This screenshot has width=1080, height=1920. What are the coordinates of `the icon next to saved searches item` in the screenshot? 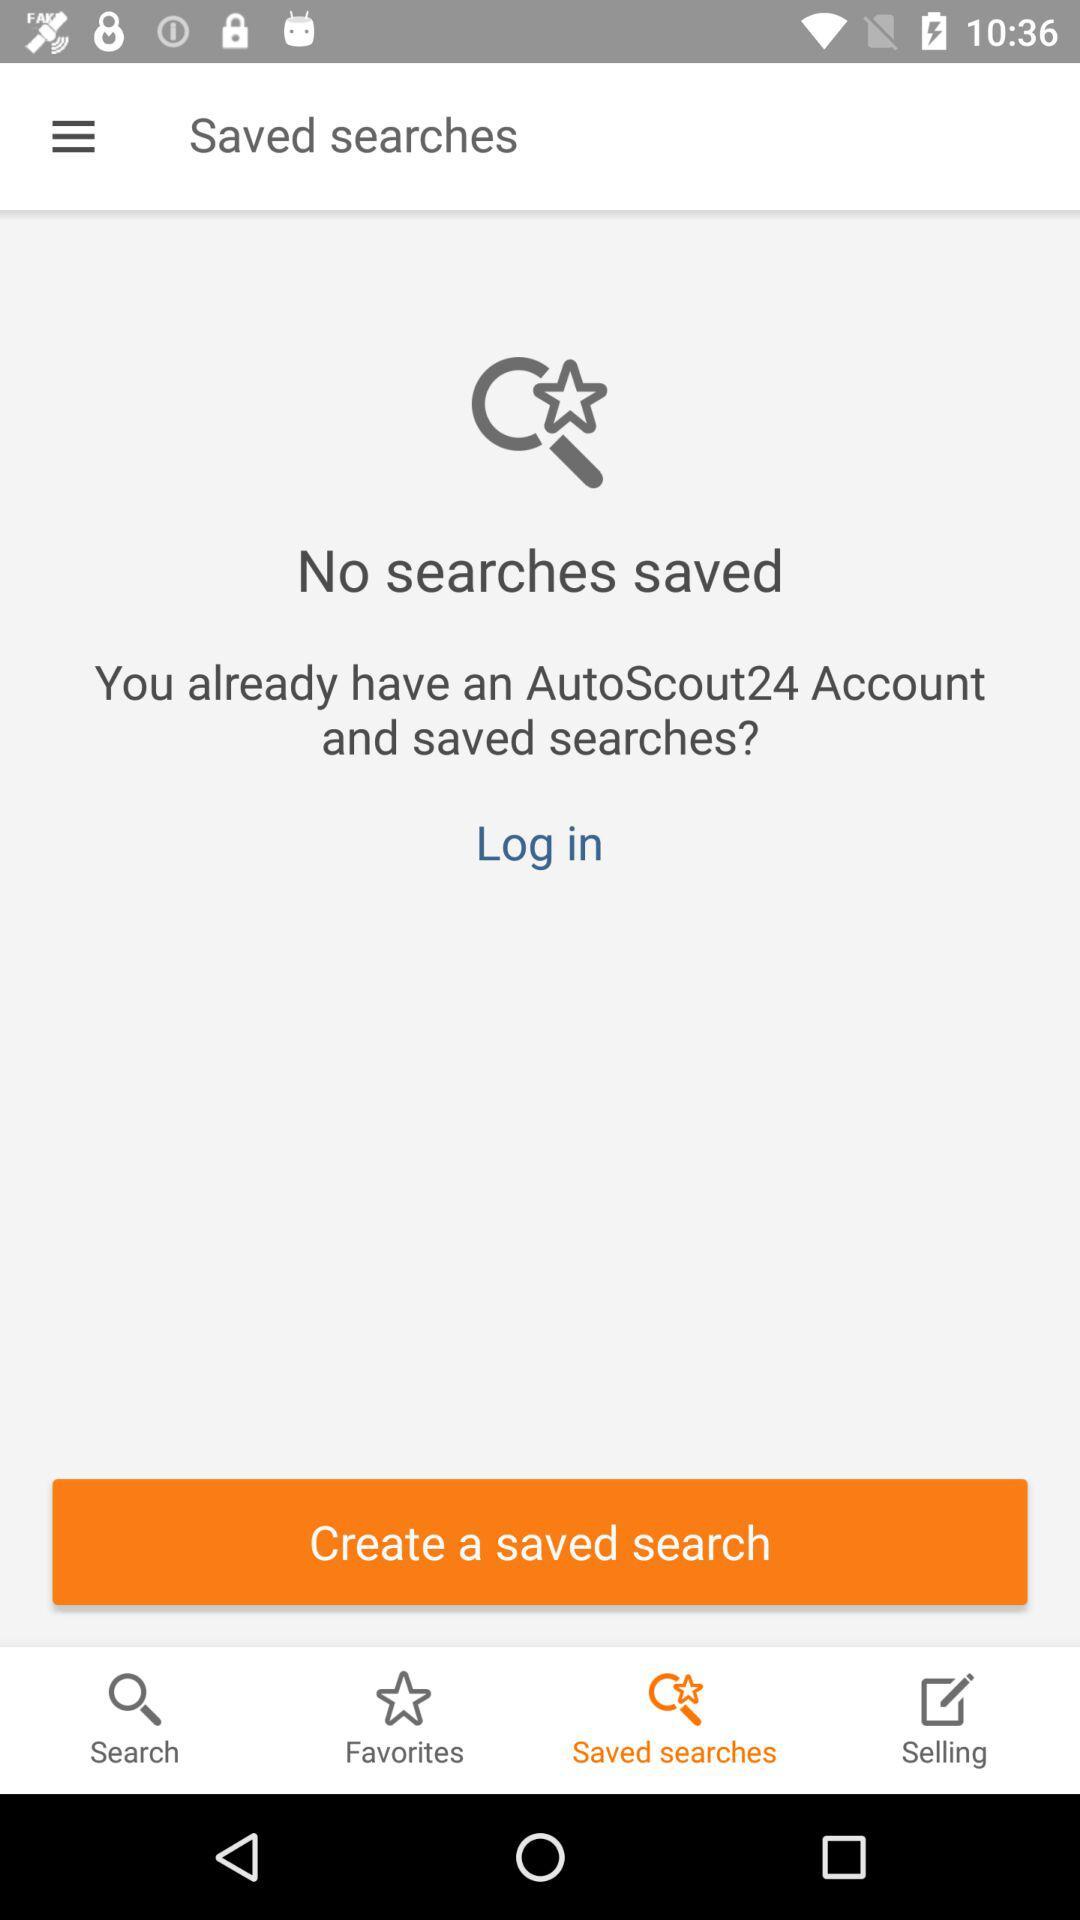 It's located at (72, 135).